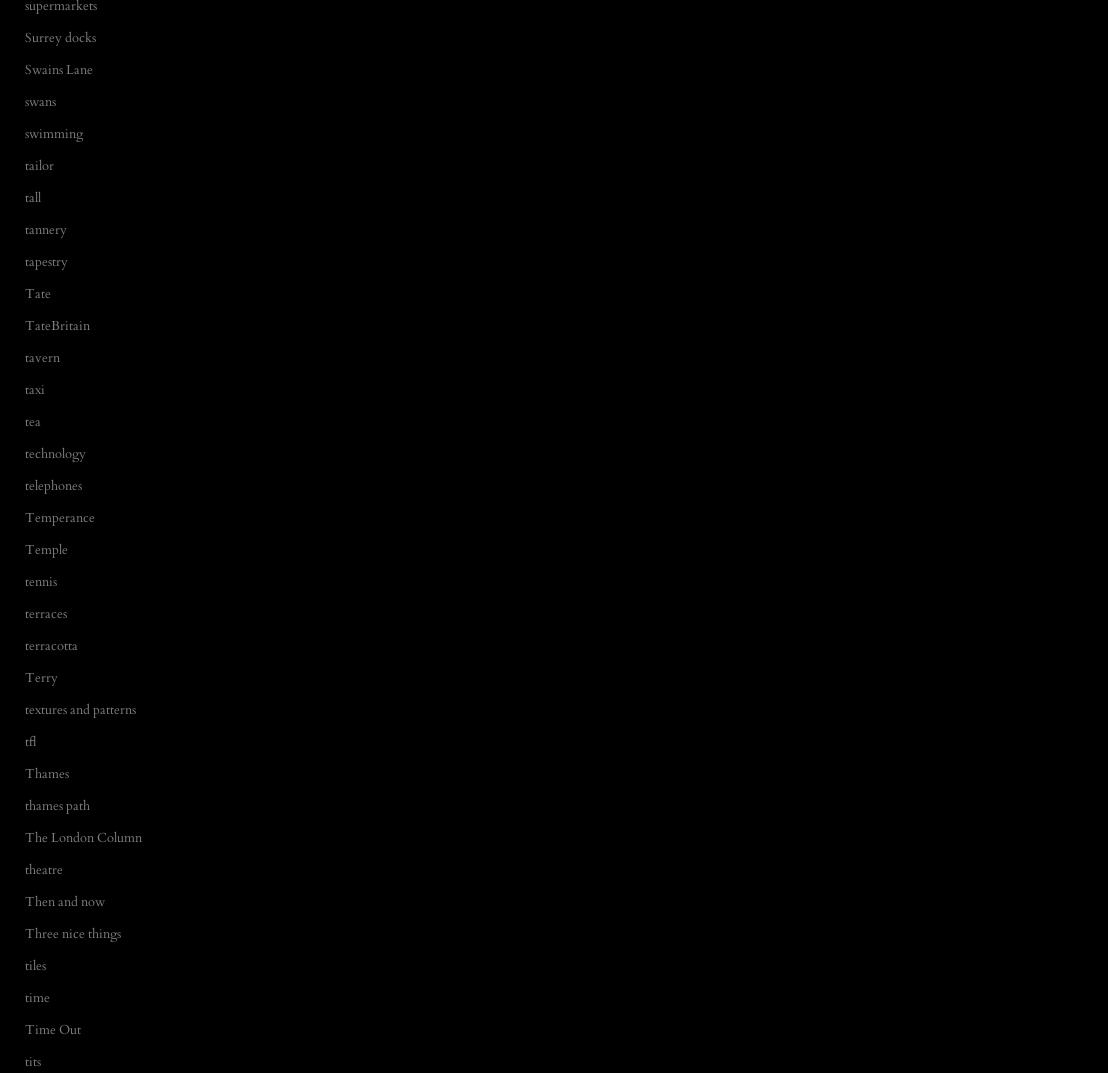  Describe the element at coordinates (45, 228) in the screenshot. I see `'tannery'` at that location.